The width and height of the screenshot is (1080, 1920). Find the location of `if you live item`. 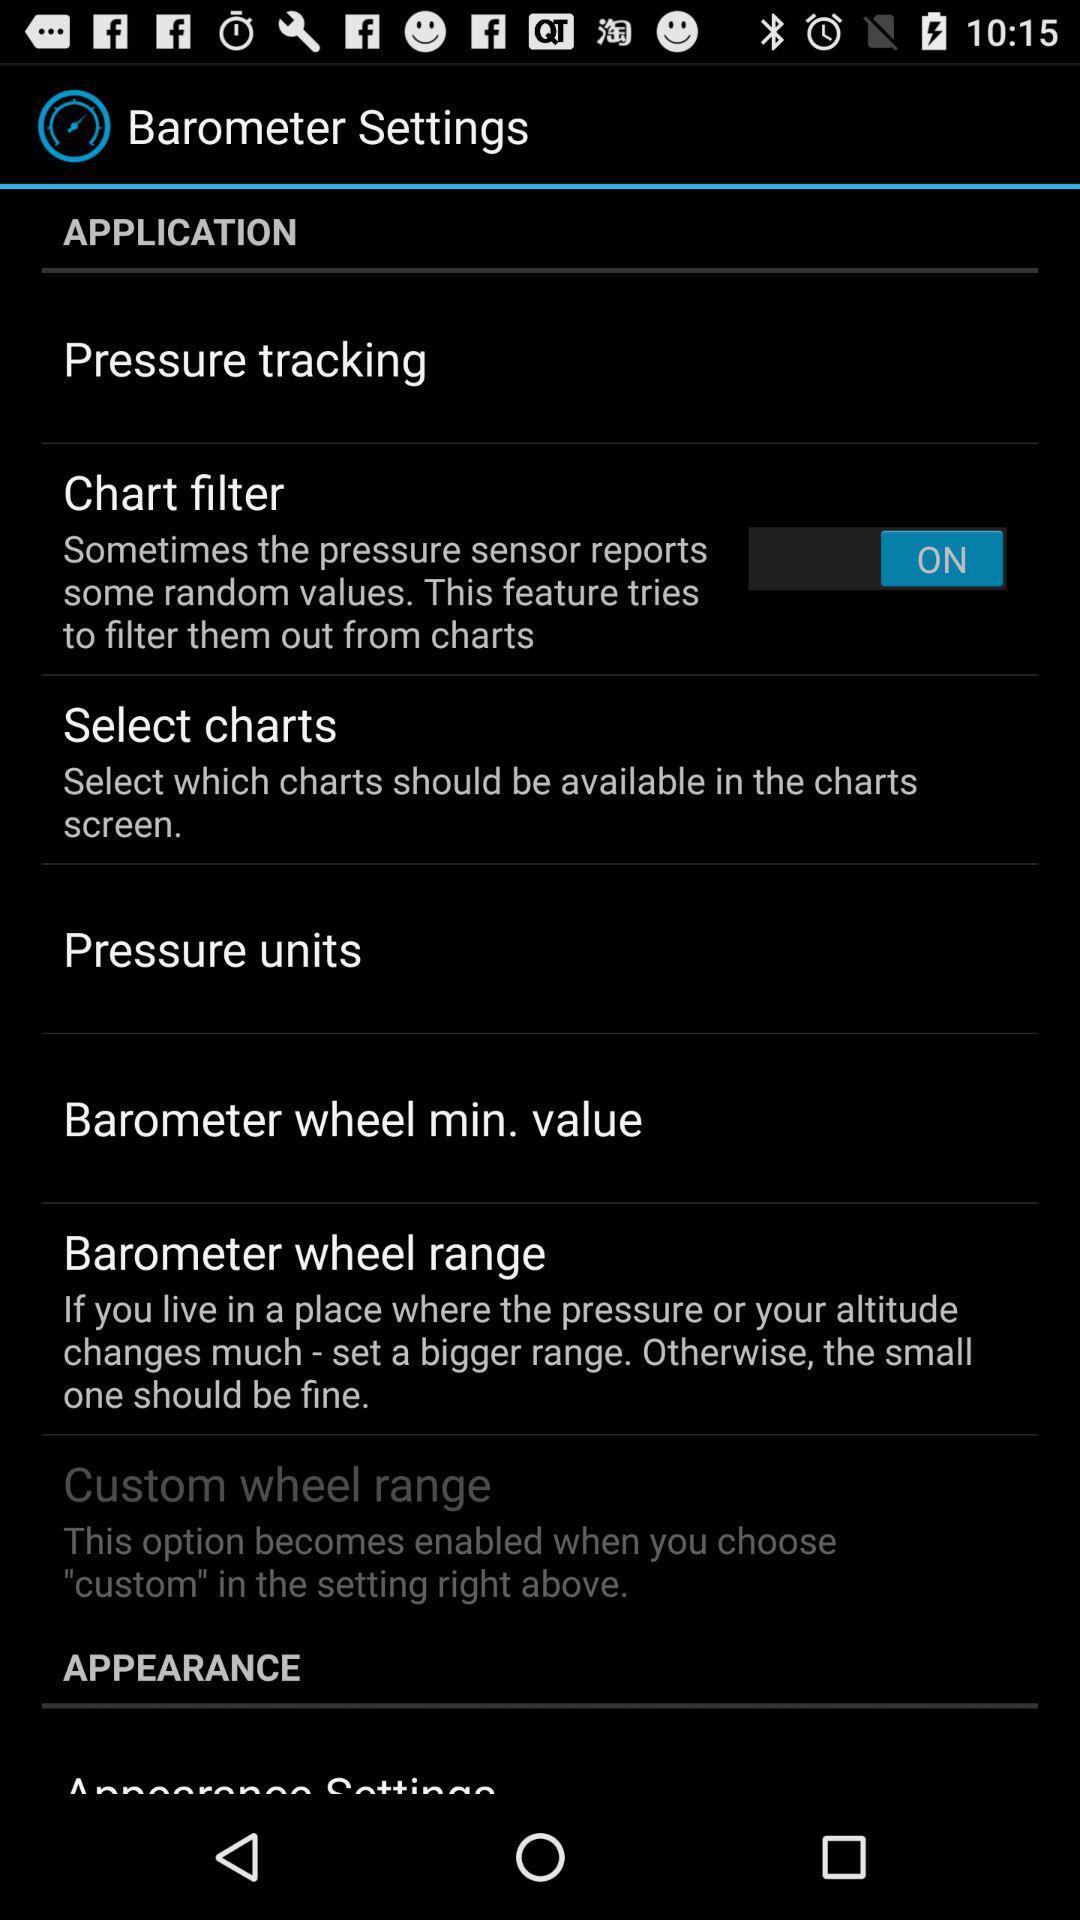

if you live item is located at coordinates (525, 1350).